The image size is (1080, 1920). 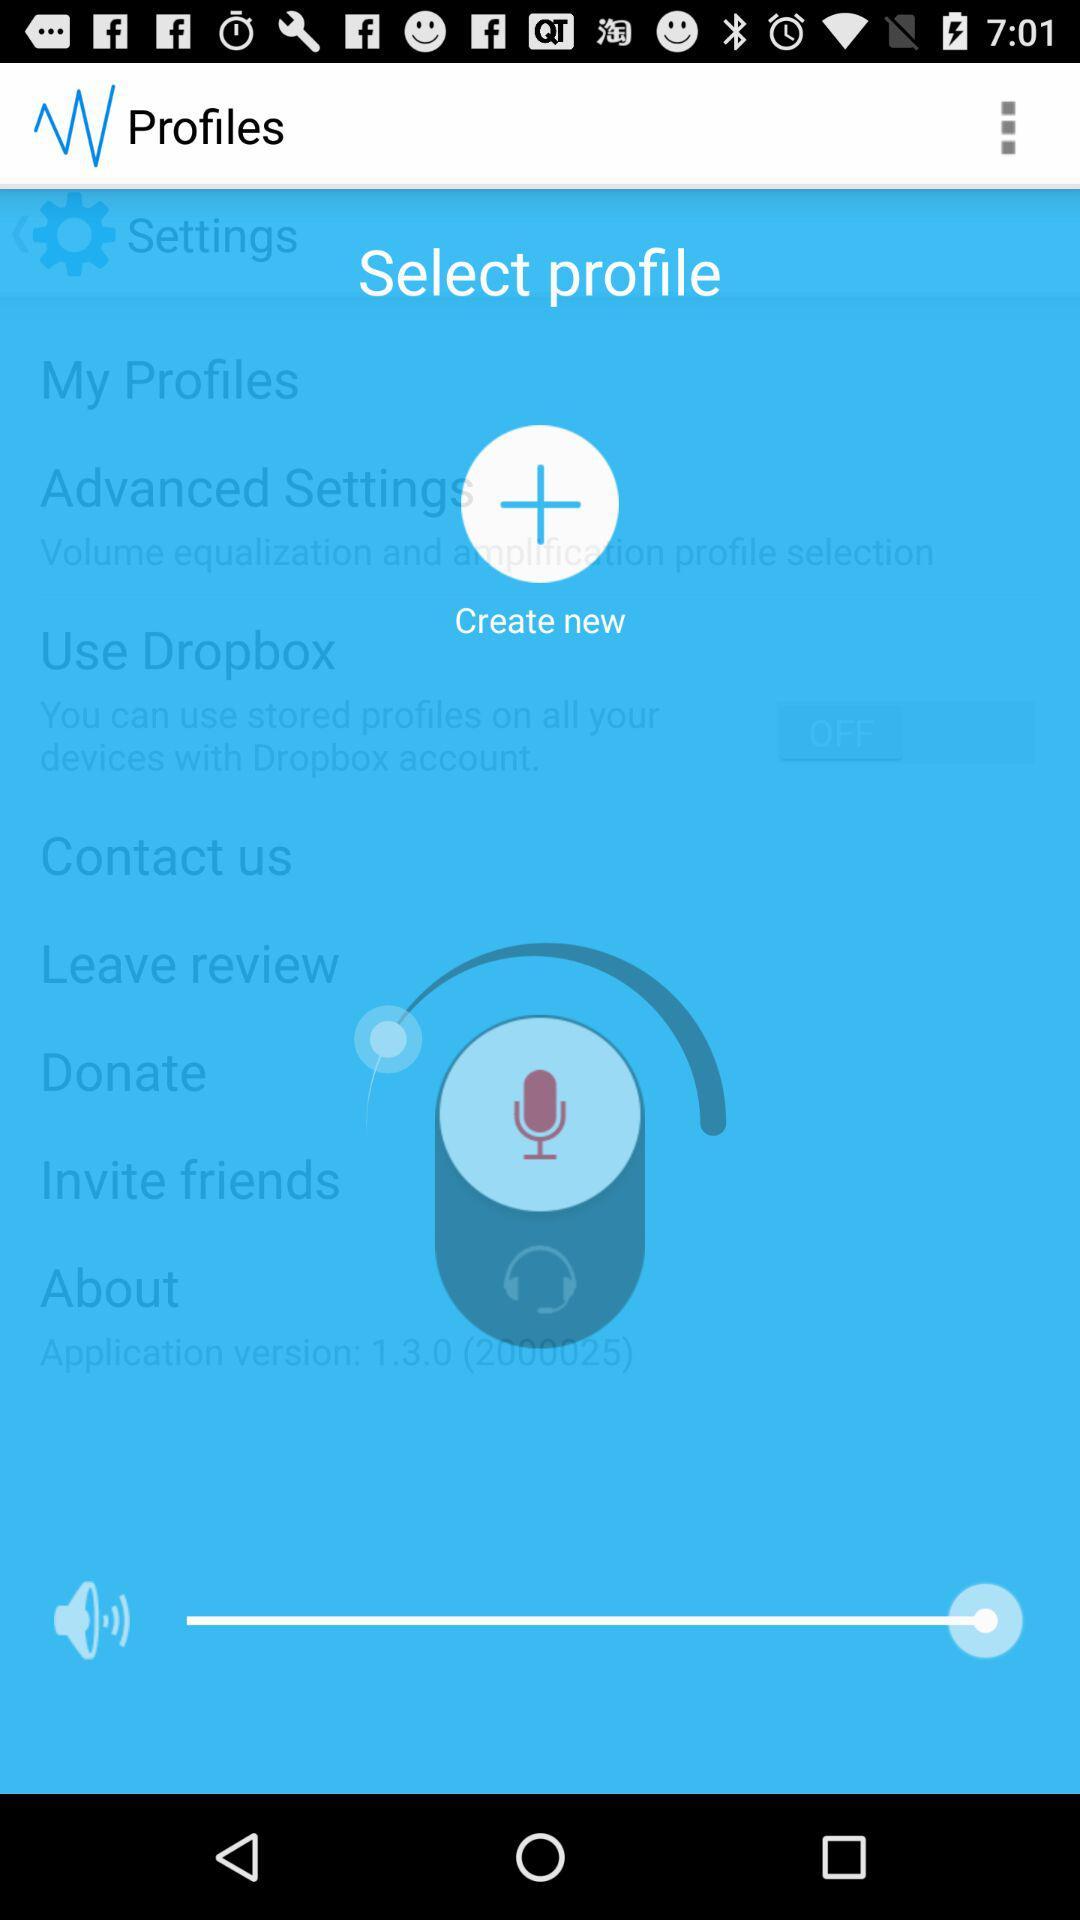 What do you see at coordinates (73, 124) in the screenshot?
I see `left of profiles` at bounding box center [73, 124].